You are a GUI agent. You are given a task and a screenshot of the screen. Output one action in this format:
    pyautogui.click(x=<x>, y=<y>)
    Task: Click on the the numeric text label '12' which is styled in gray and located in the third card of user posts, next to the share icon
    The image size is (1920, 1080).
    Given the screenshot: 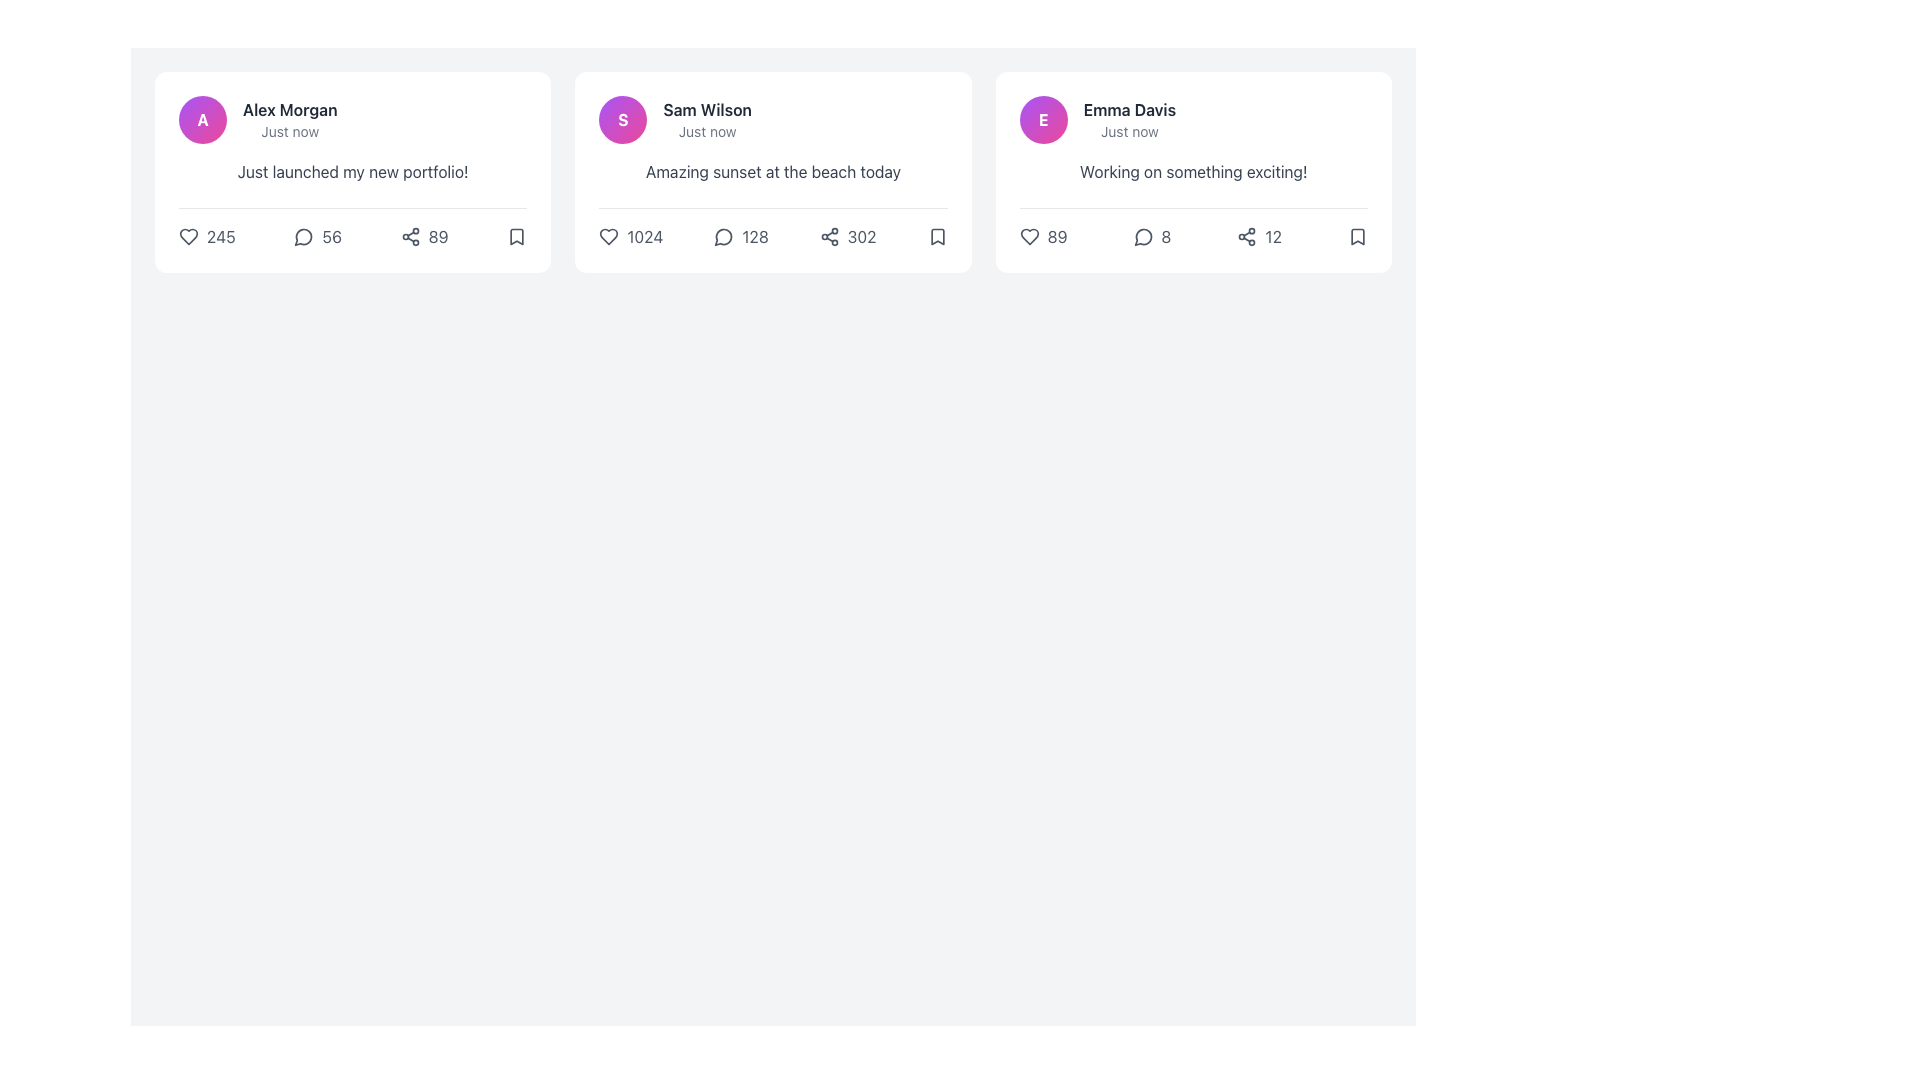 What is the action you would take?
    pyautogui.click(x=1272, y=235)
    